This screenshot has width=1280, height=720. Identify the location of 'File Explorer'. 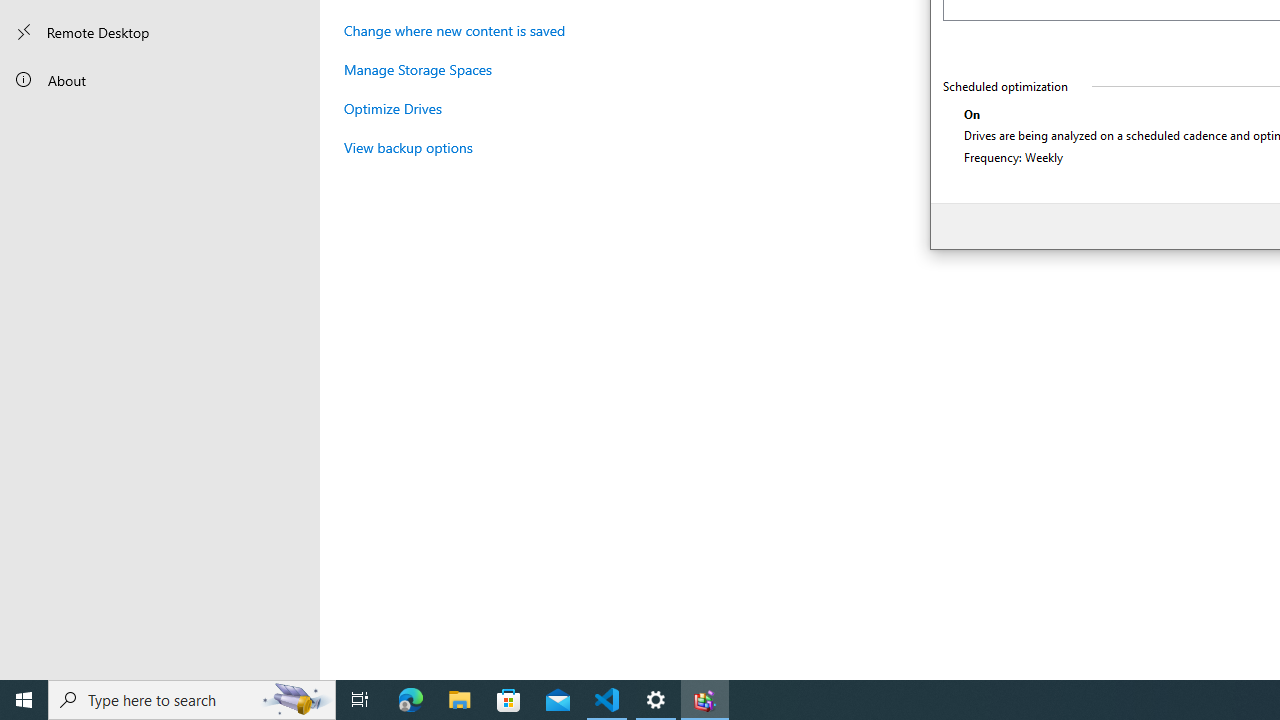
(459, 698).